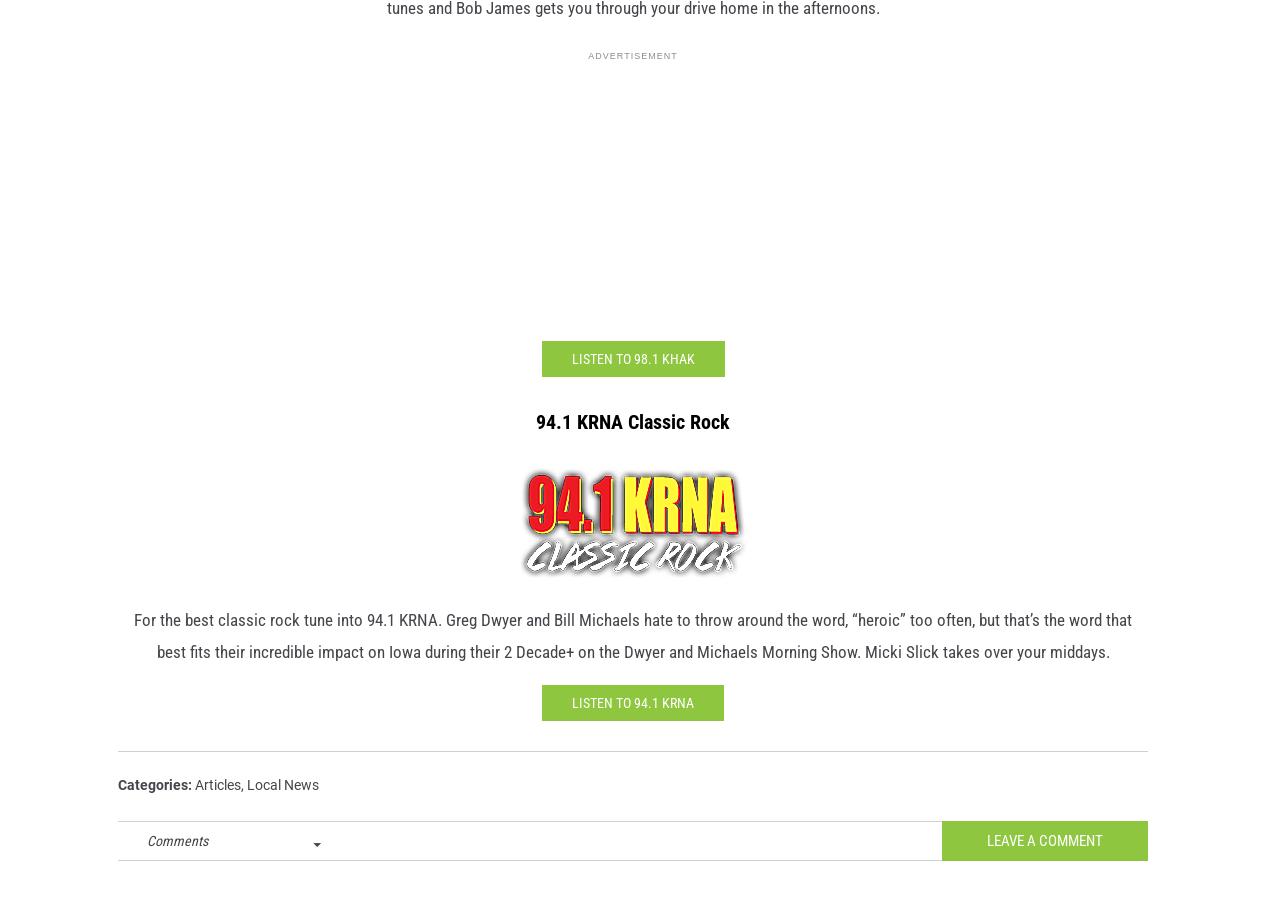 The height and width of the screenshot is (924, 1286). Describe the element at coordinates (153, 815) in the screenshot. I see `'Categories'` at that location.